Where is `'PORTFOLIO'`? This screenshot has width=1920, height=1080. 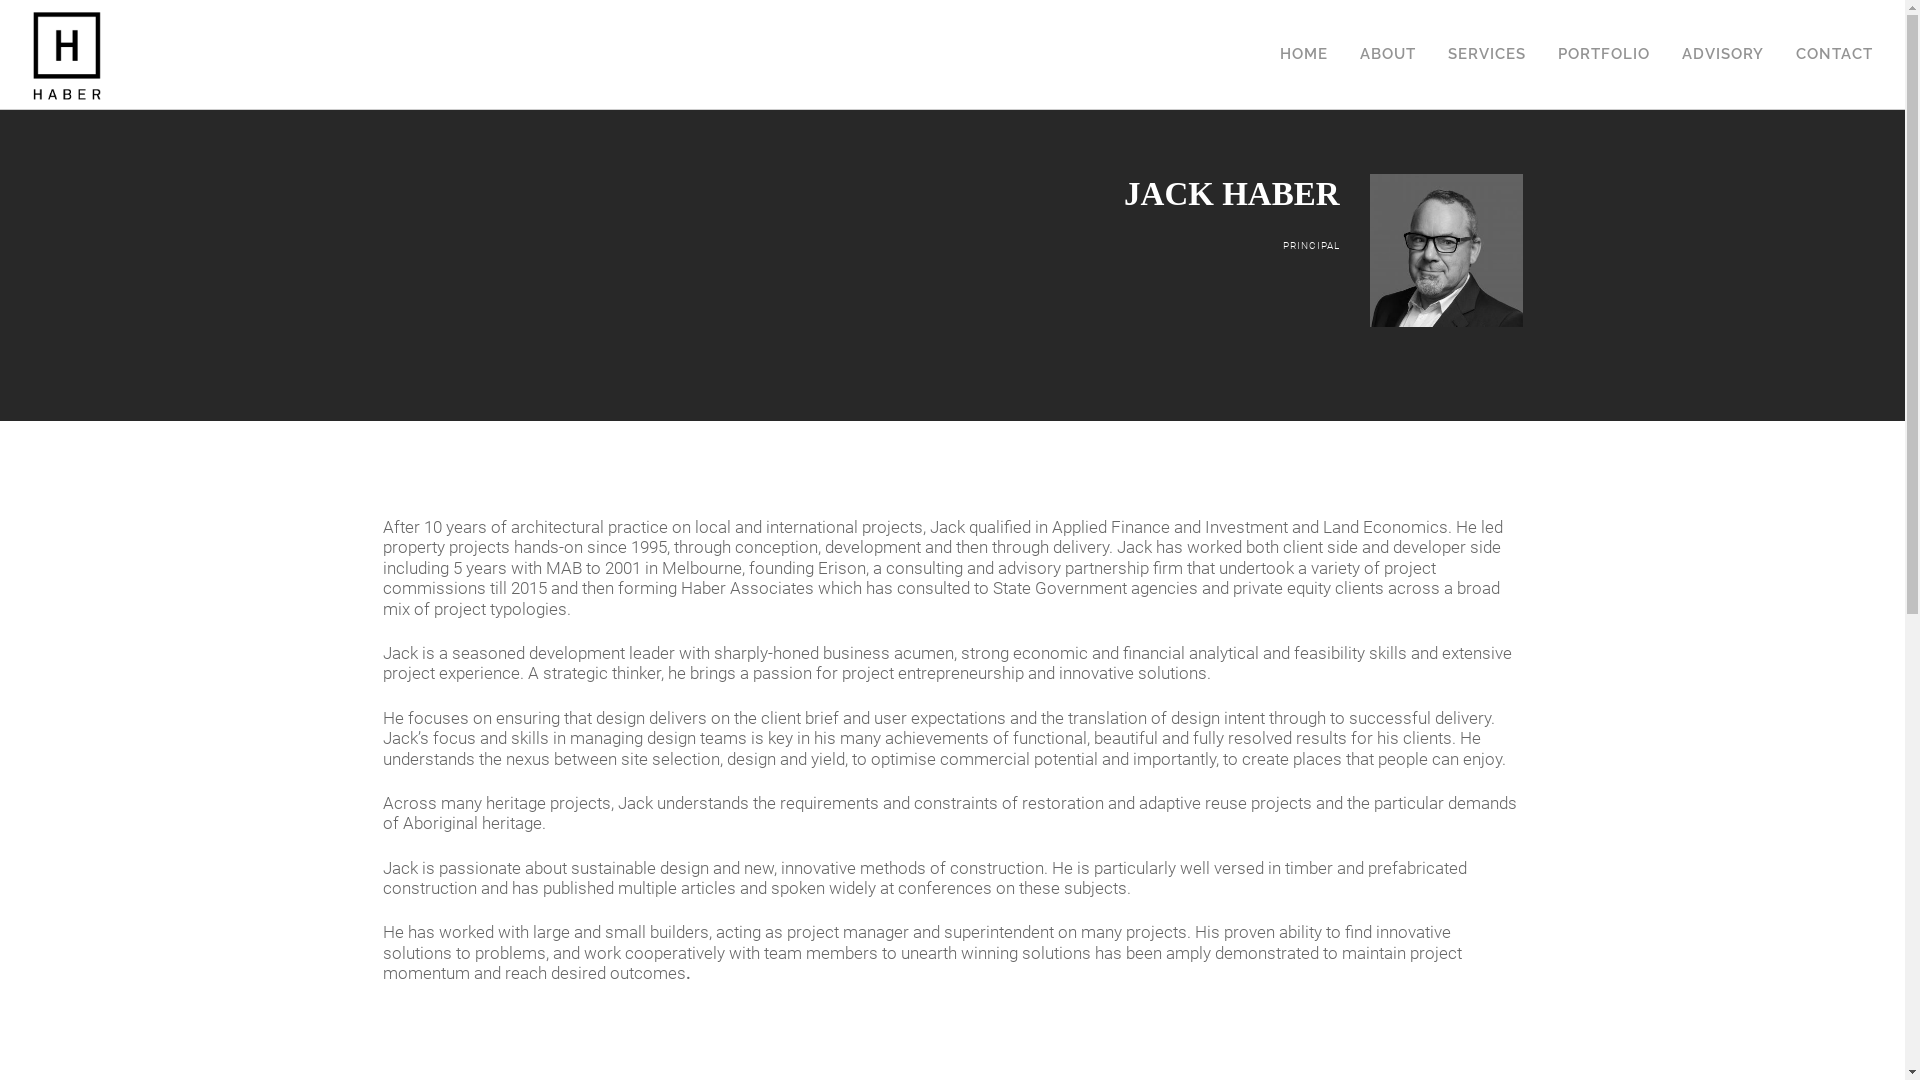
'PORTFOLIO' is located at coordinates (1603, 27).